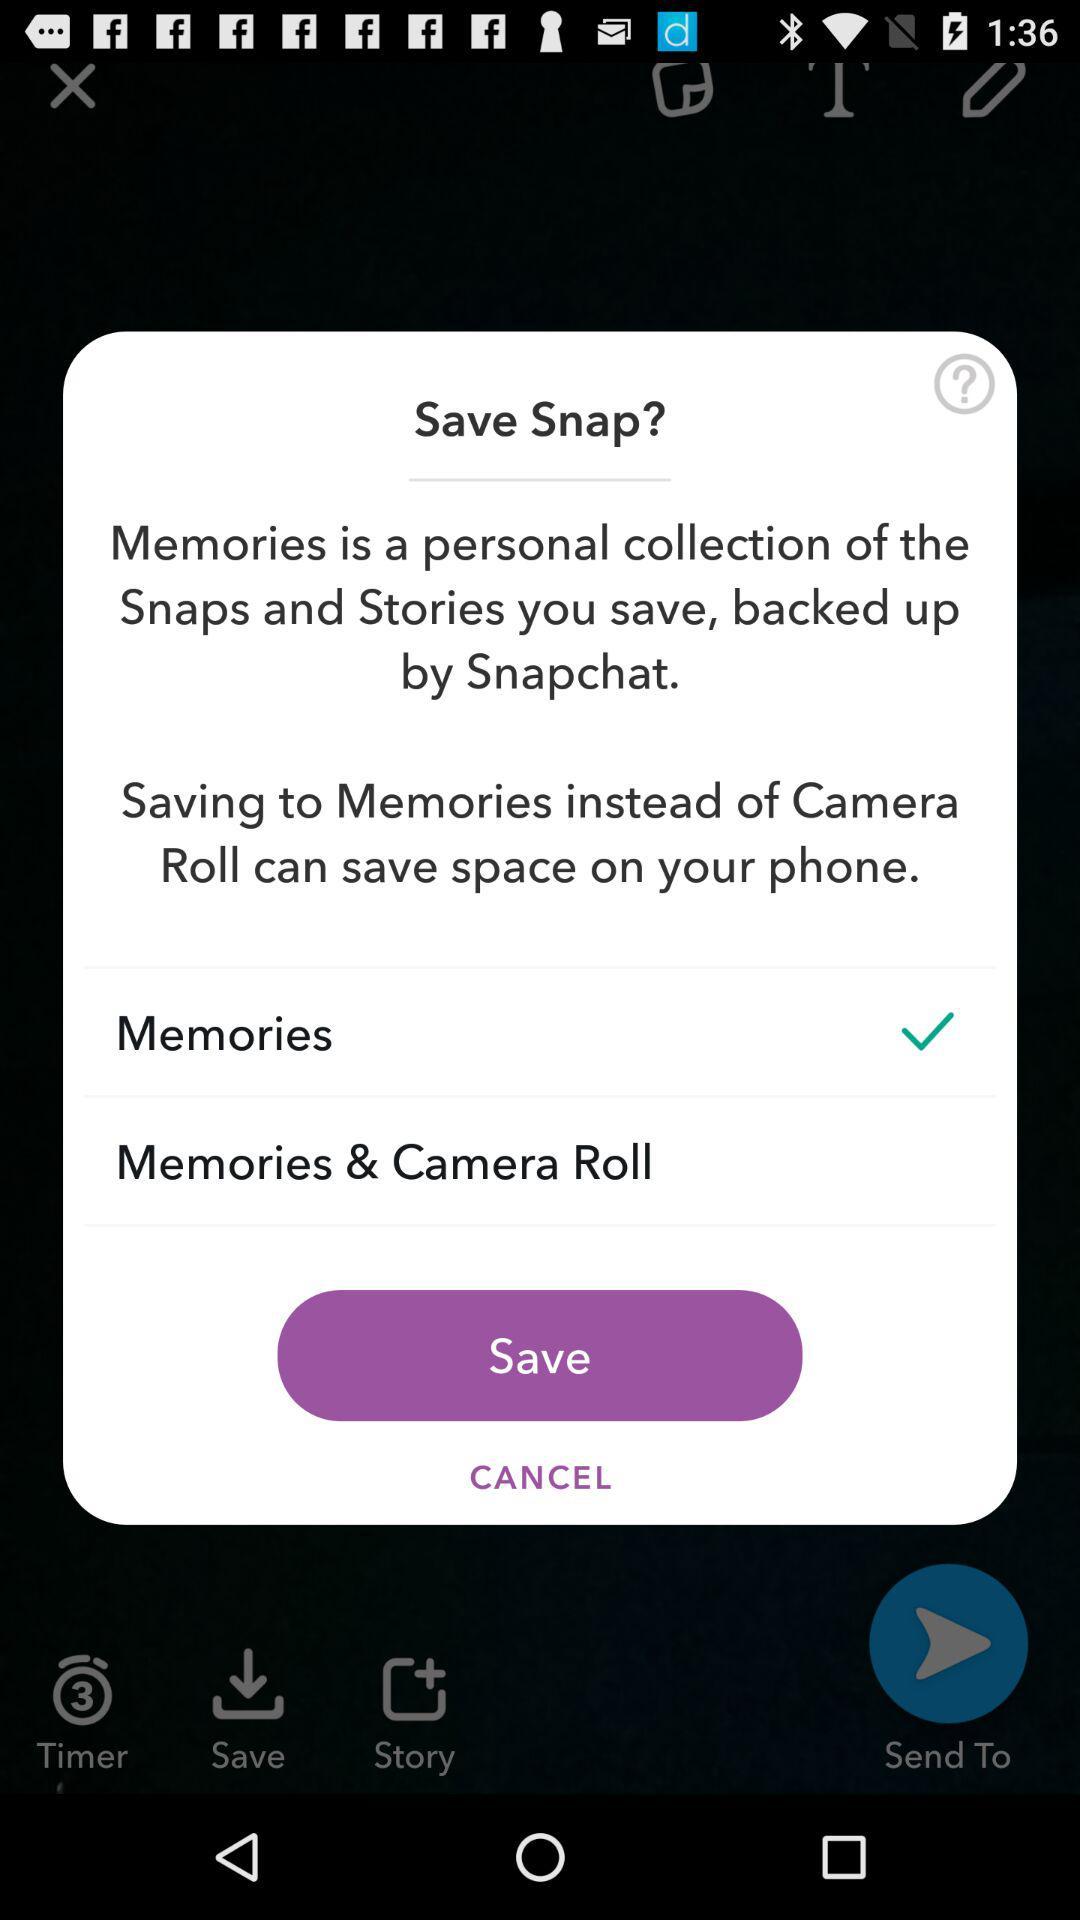  Describe the element at coordinates (963, 409) in the screenshot. I see `the help icon` at that location.